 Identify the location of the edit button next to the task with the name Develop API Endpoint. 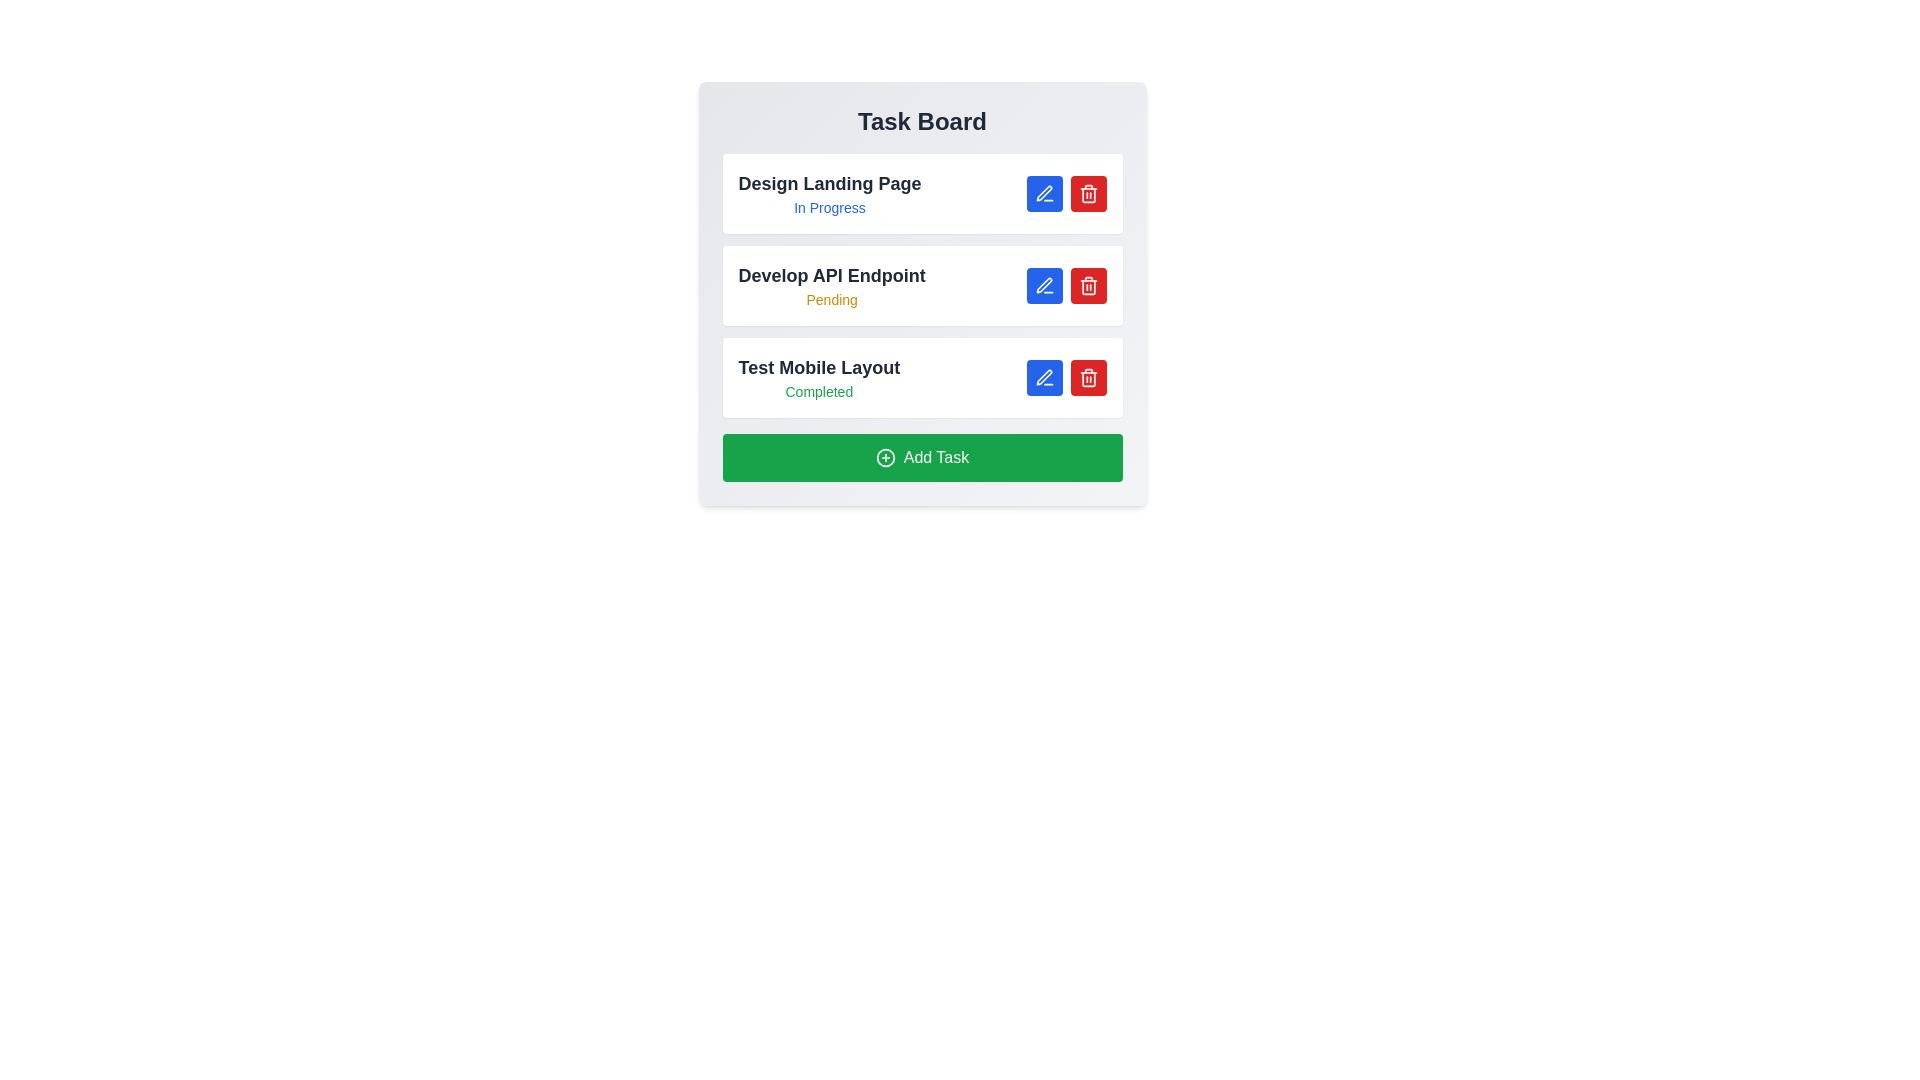
(1043, 285).